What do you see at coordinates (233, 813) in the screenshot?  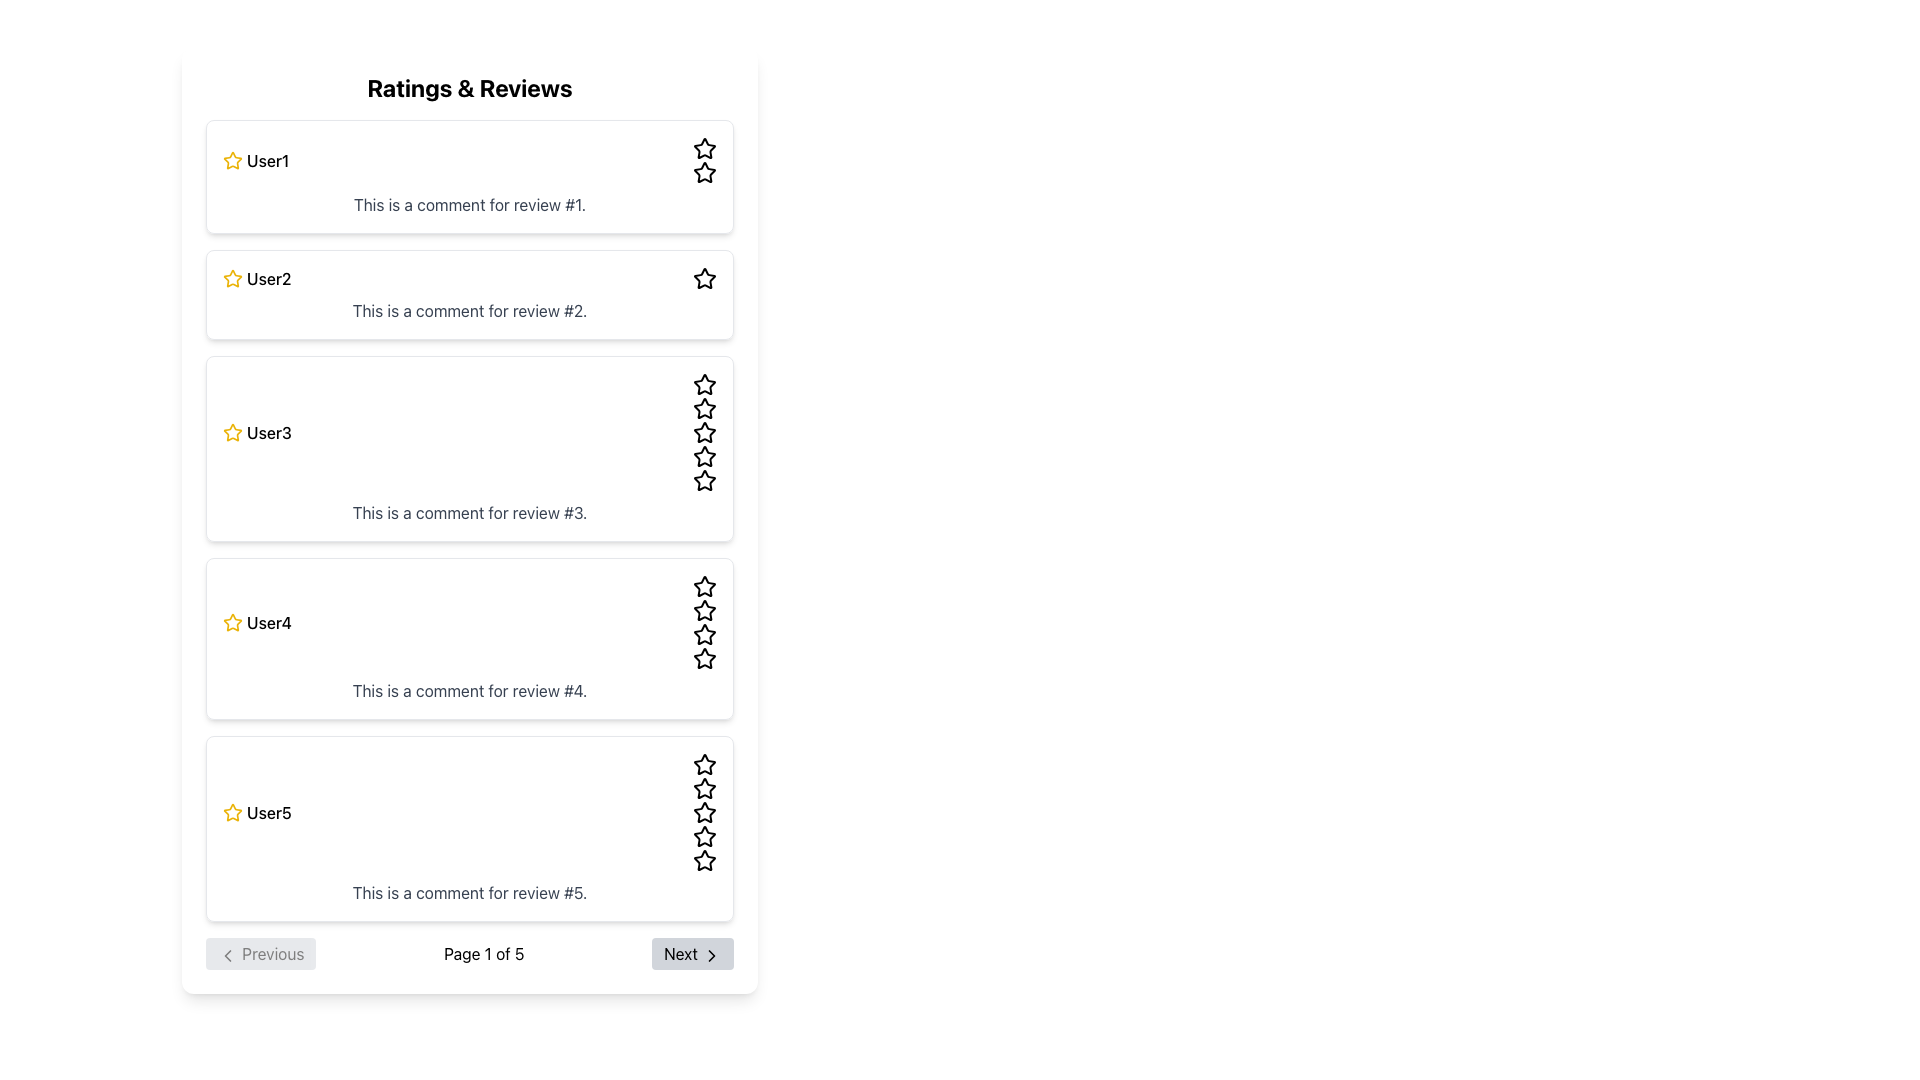 I see `the yellow star icon indicating an active state, located beside the 'User5' label in the last row of the reviews list` at bounding box center [233, 813].